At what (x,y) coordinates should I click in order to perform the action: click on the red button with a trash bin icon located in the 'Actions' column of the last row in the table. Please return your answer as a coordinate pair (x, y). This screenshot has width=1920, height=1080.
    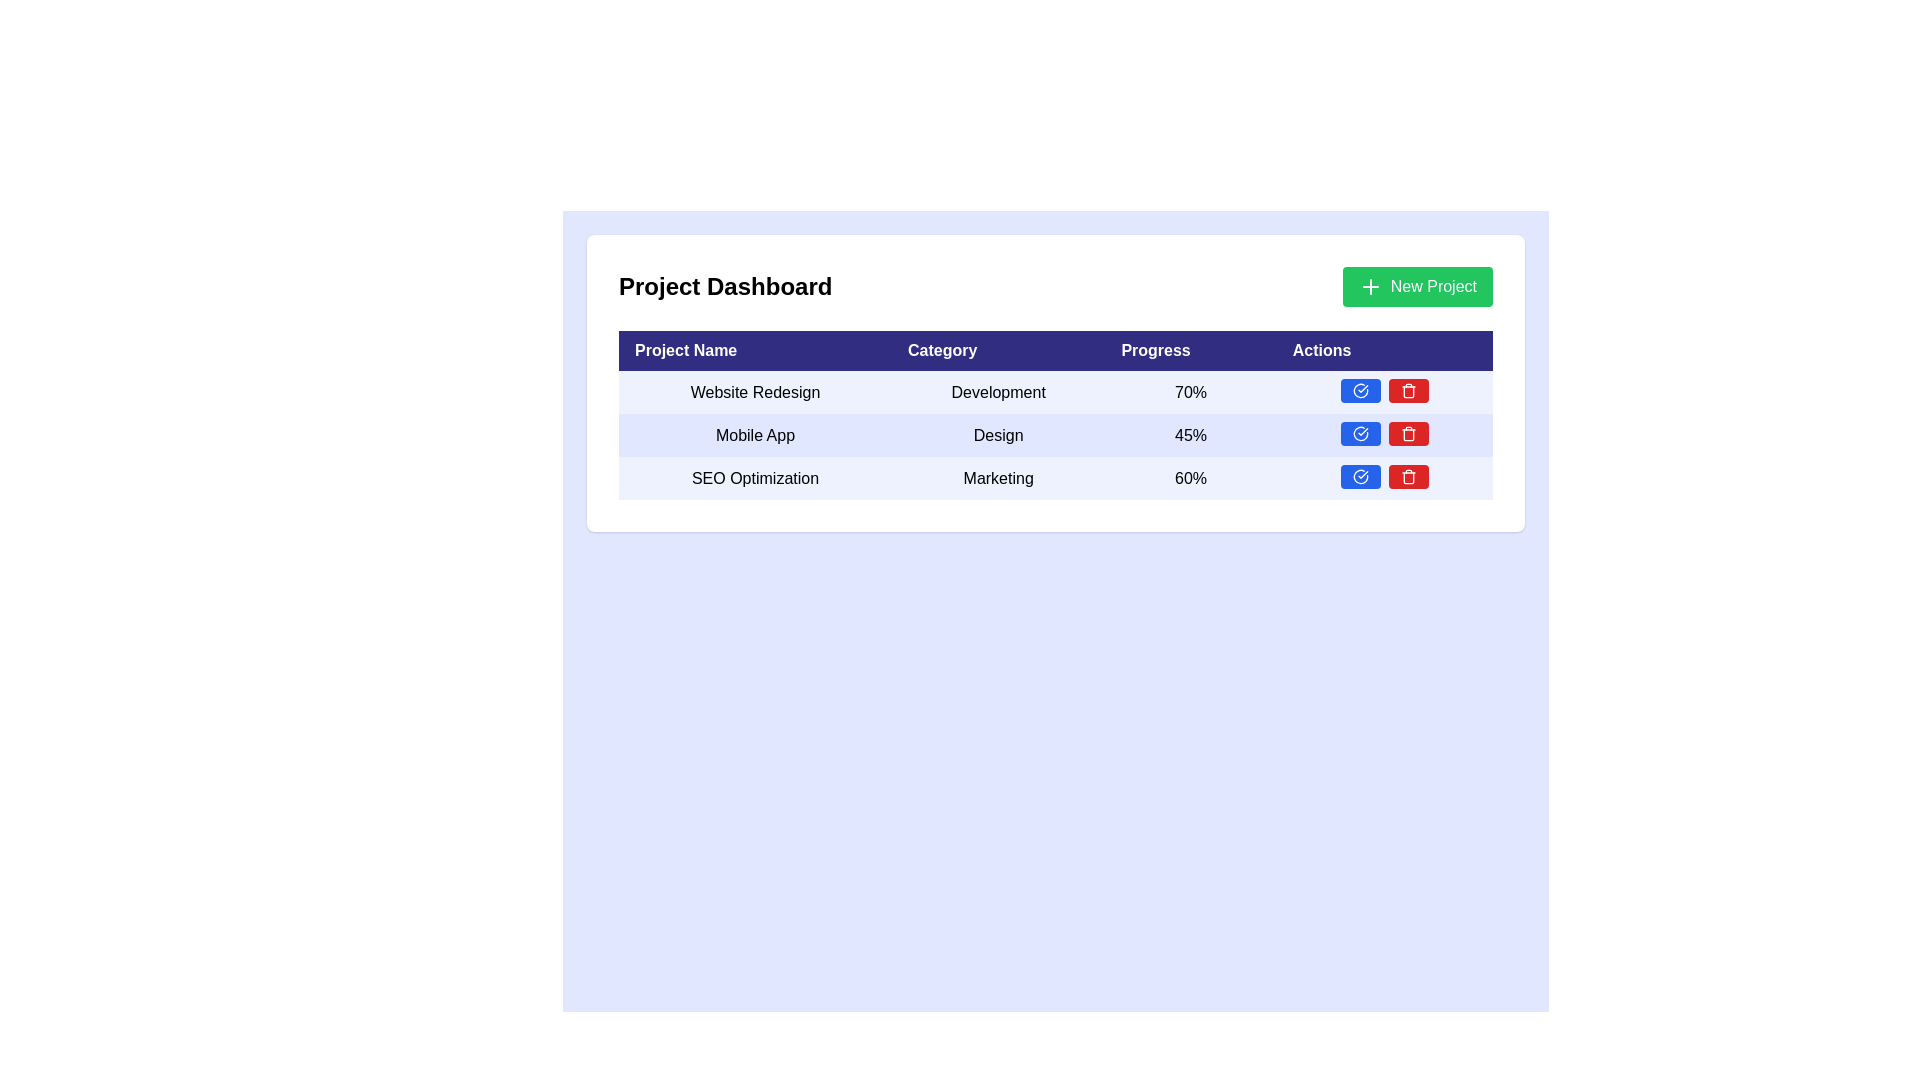
    Looking at the image, I should click on (1407, 477).